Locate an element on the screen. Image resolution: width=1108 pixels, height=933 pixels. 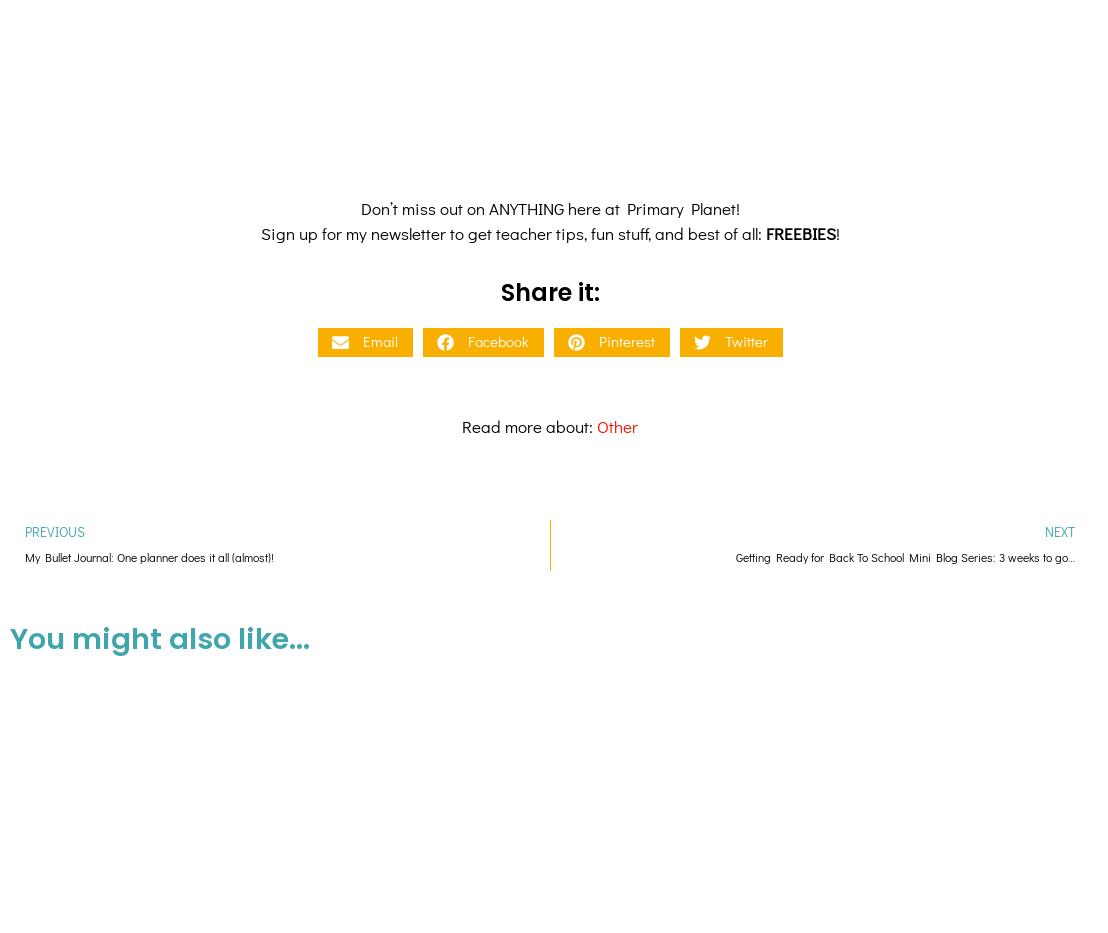
'Procedural Writing for Kids: Mini-Lesson with a Cool Writing Graphic Organizer' is located at coordinates (133, 821).